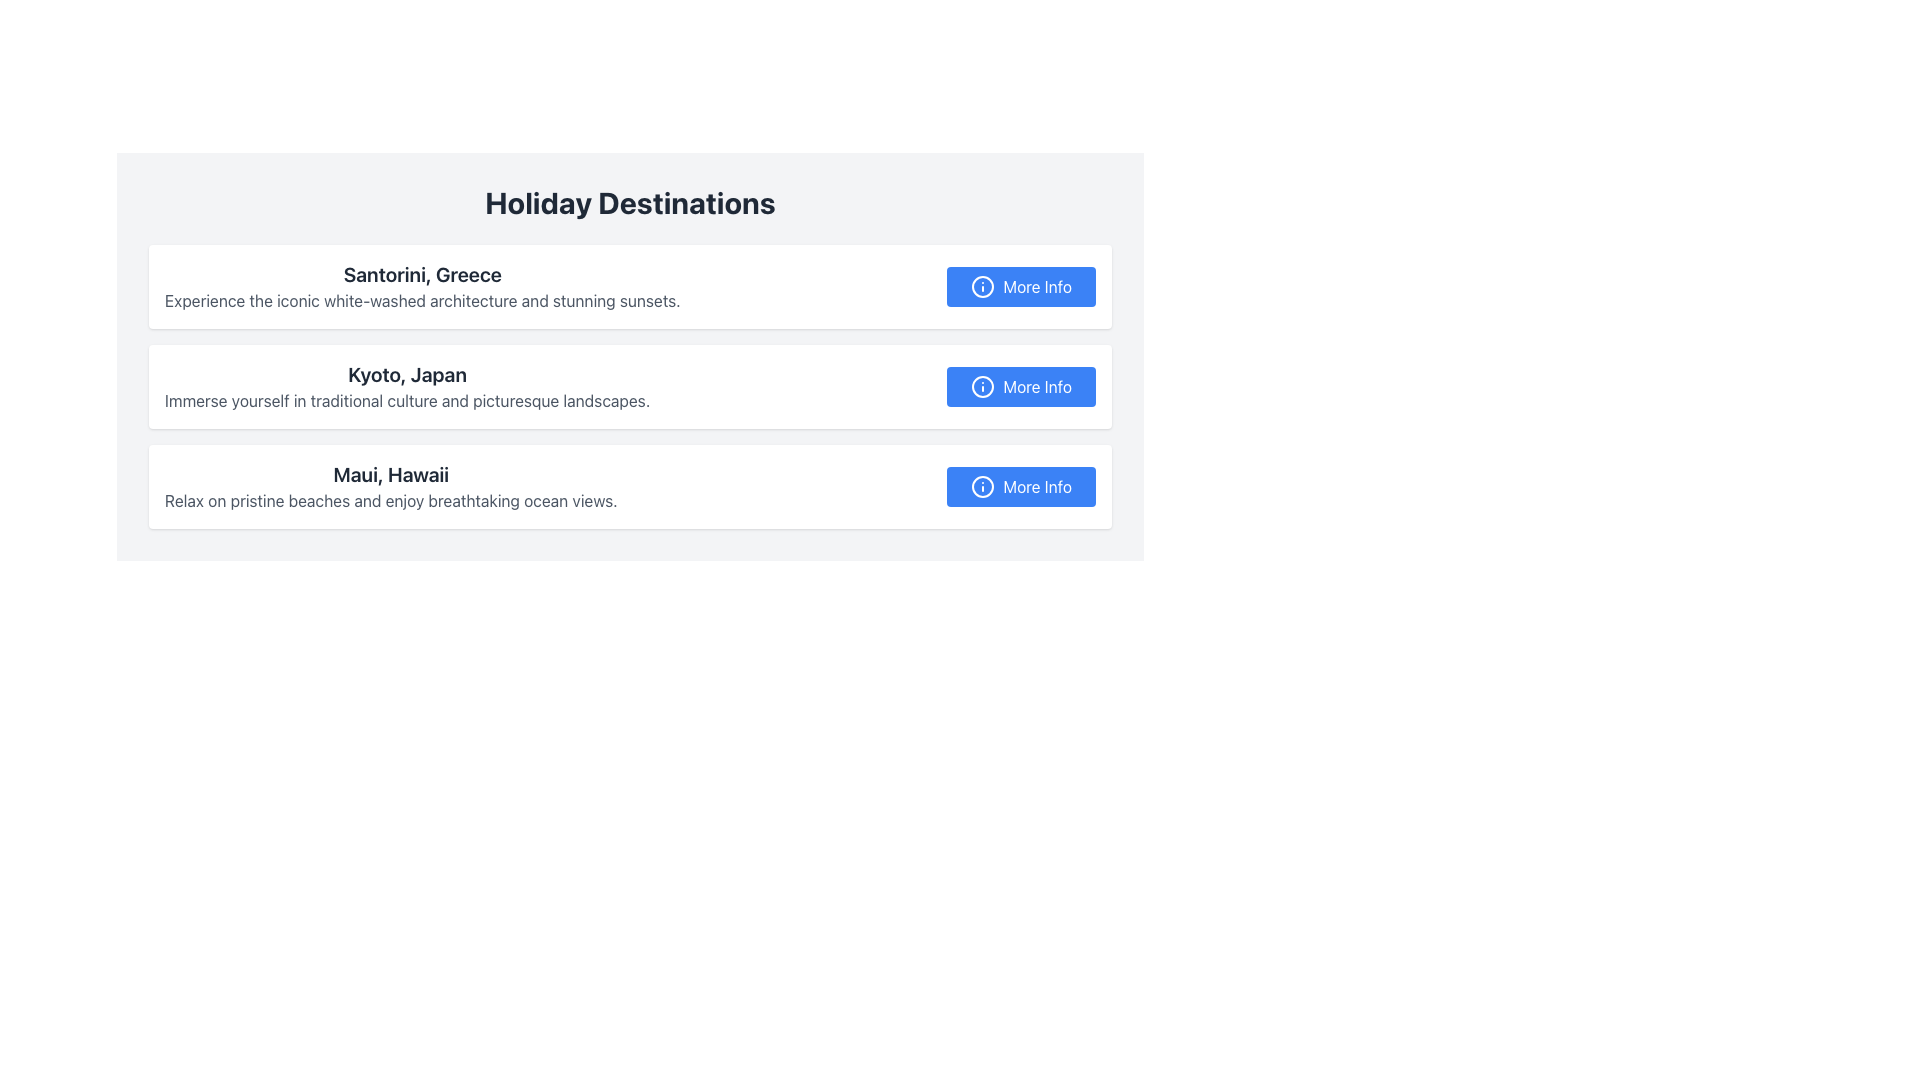 Image resolution: width=1920 pixels, height=1080 pixels. What do you see at coordinates (983, 386) in the screenshot?
I see `the informational icon in the shape of a circle with a white 'i' inside, located to the left of the 'More Info' text in the blue button under the 'Holiday Destinations' header` at bounding box center [983, 386].